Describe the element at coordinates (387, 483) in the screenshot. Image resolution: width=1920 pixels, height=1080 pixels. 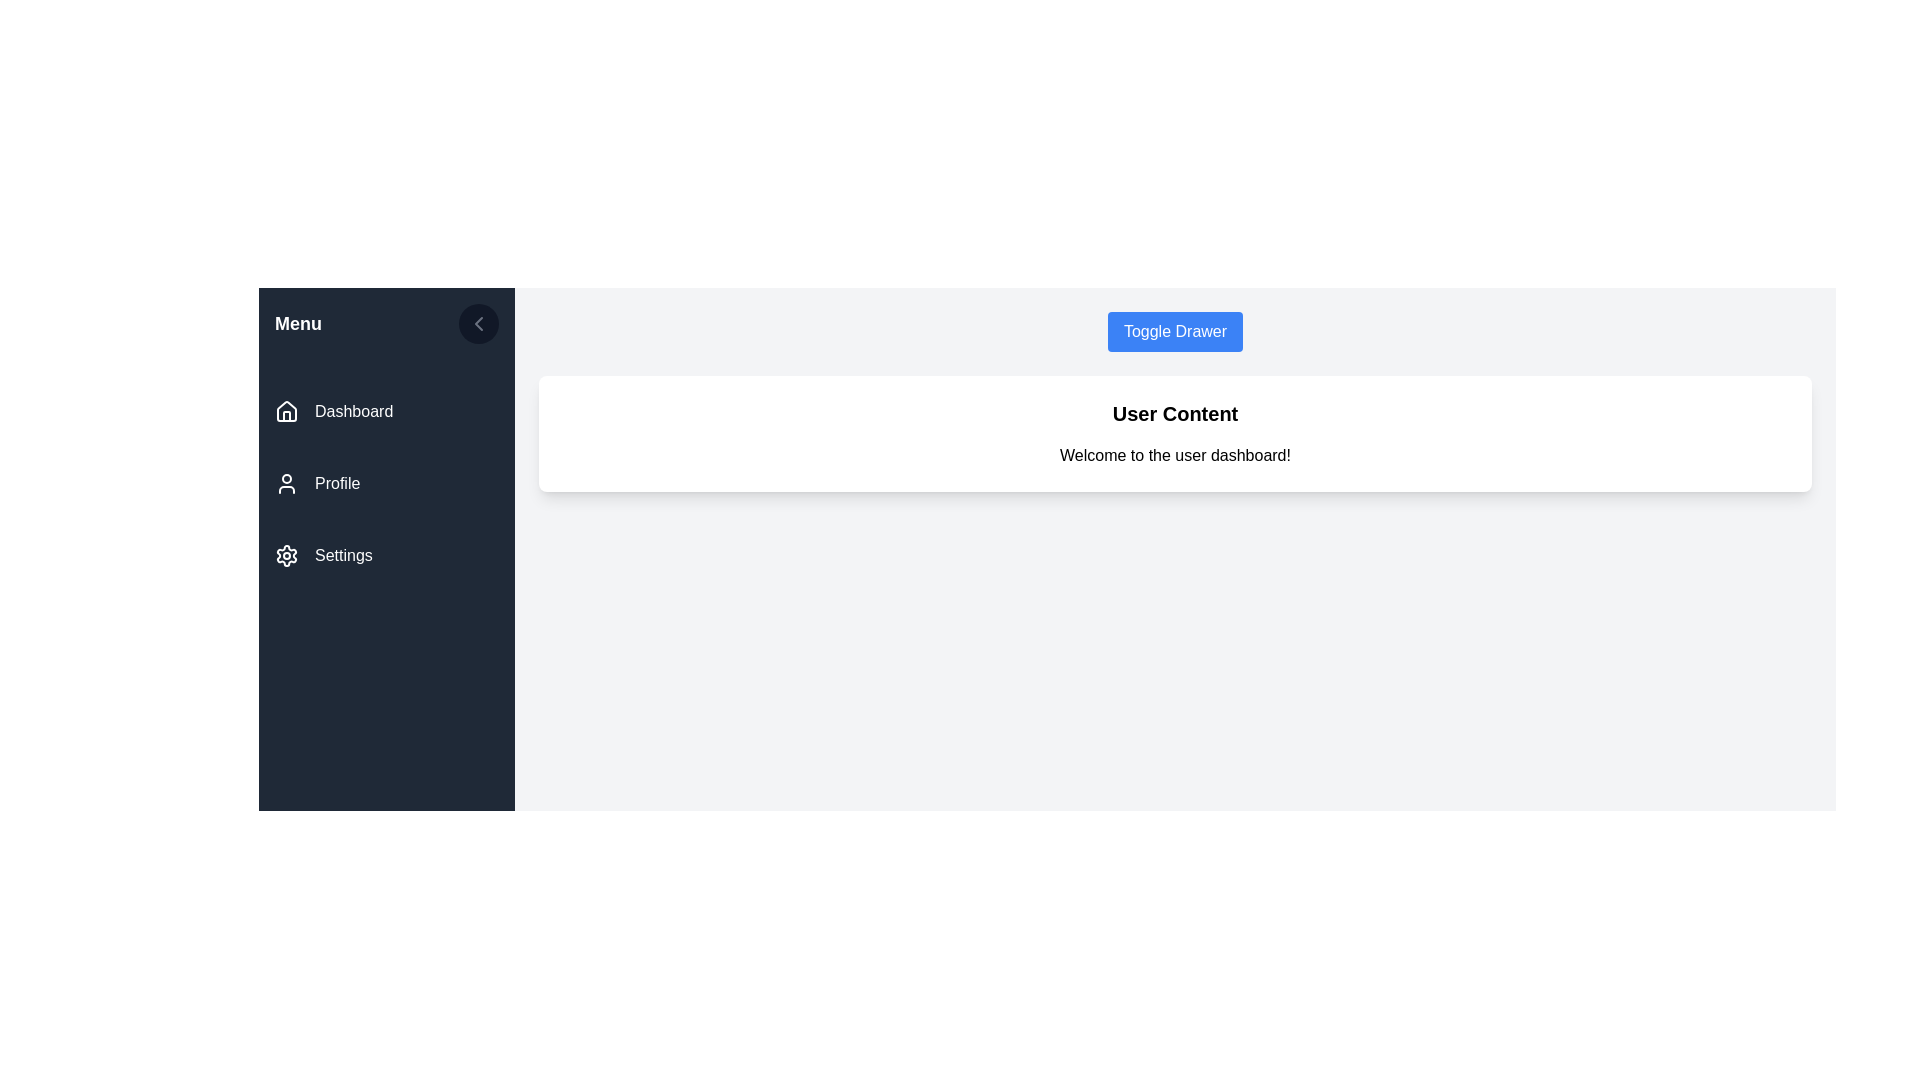
I see `the 'Profile' Navigation Menu Item located in the vertical menu on a dark blue background` at that location.